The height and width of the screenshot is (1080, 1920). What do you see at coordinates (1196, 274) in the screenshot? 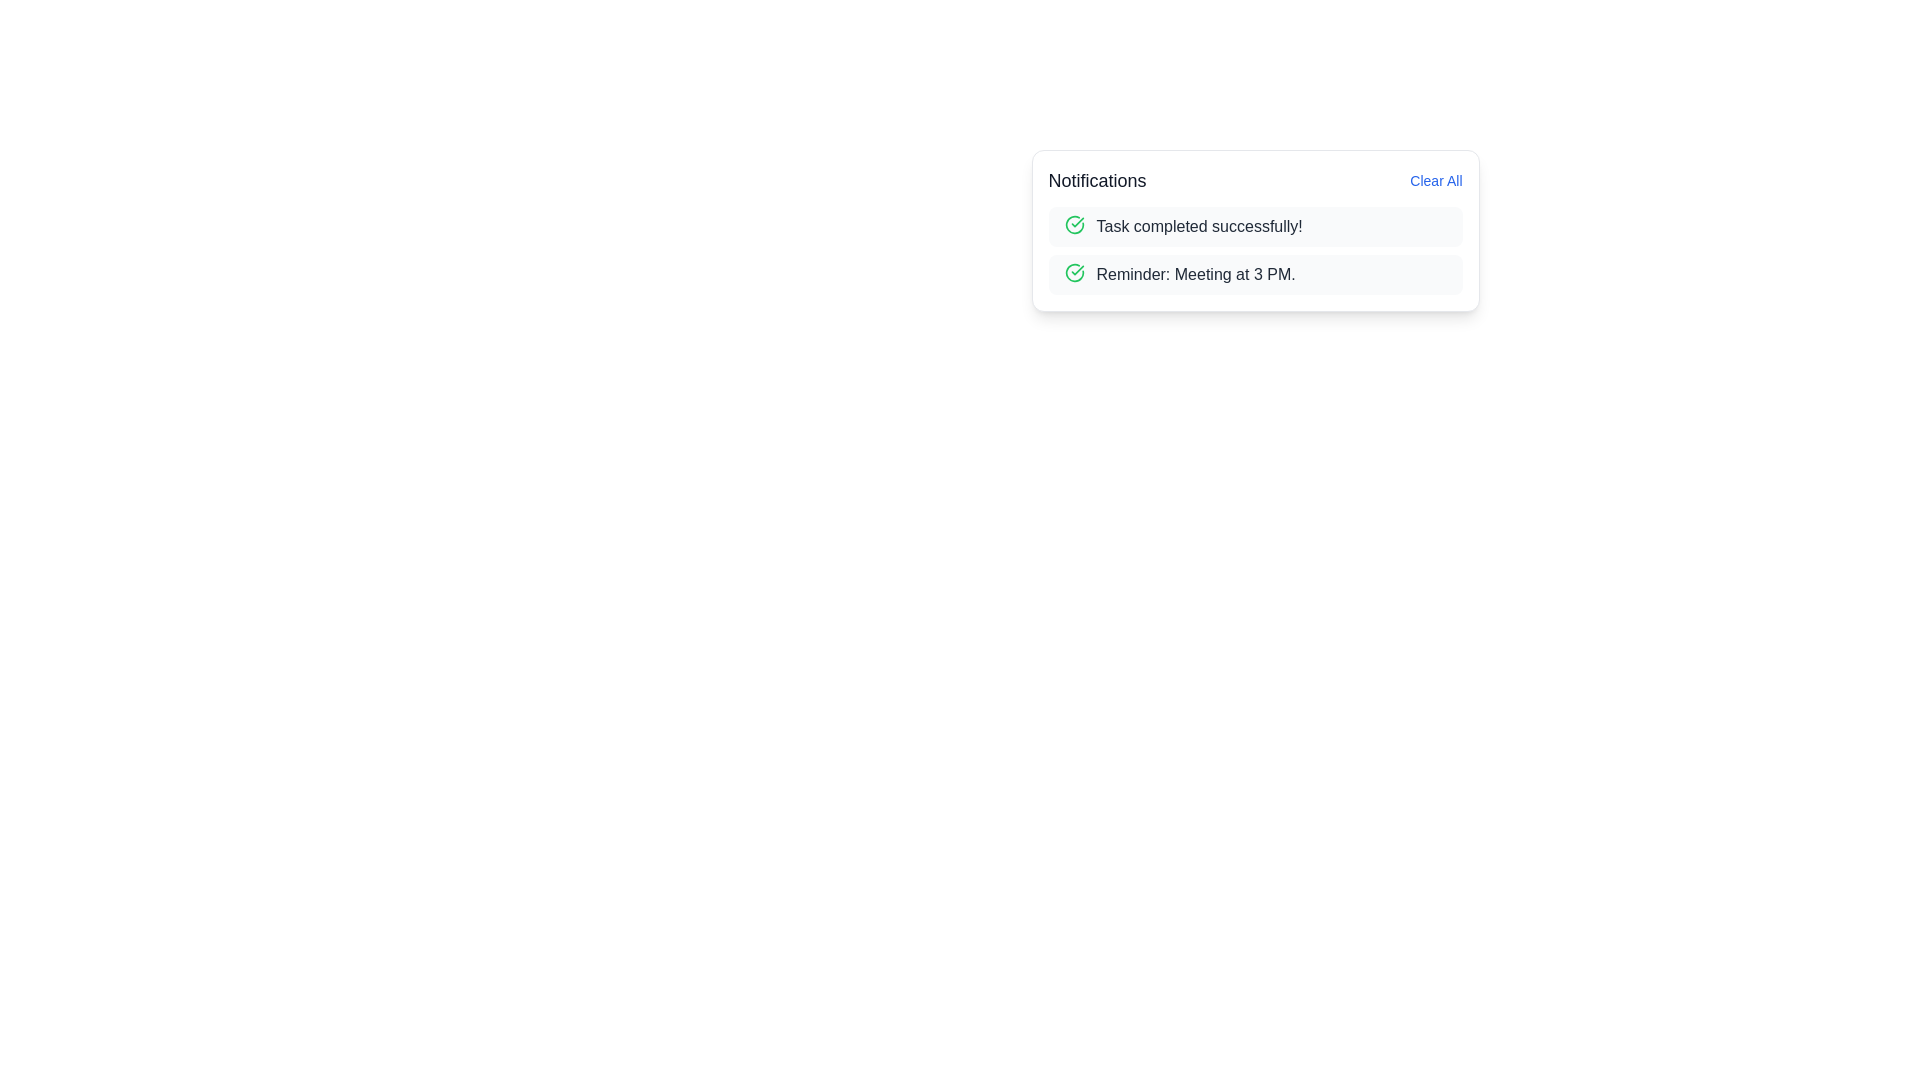
I see `the text label displaying 'Reminder: Meeting at 3 PM.' which is located in the second notification of the notifications list, to the right of a green check icon` at bounding box center [1196, 274].